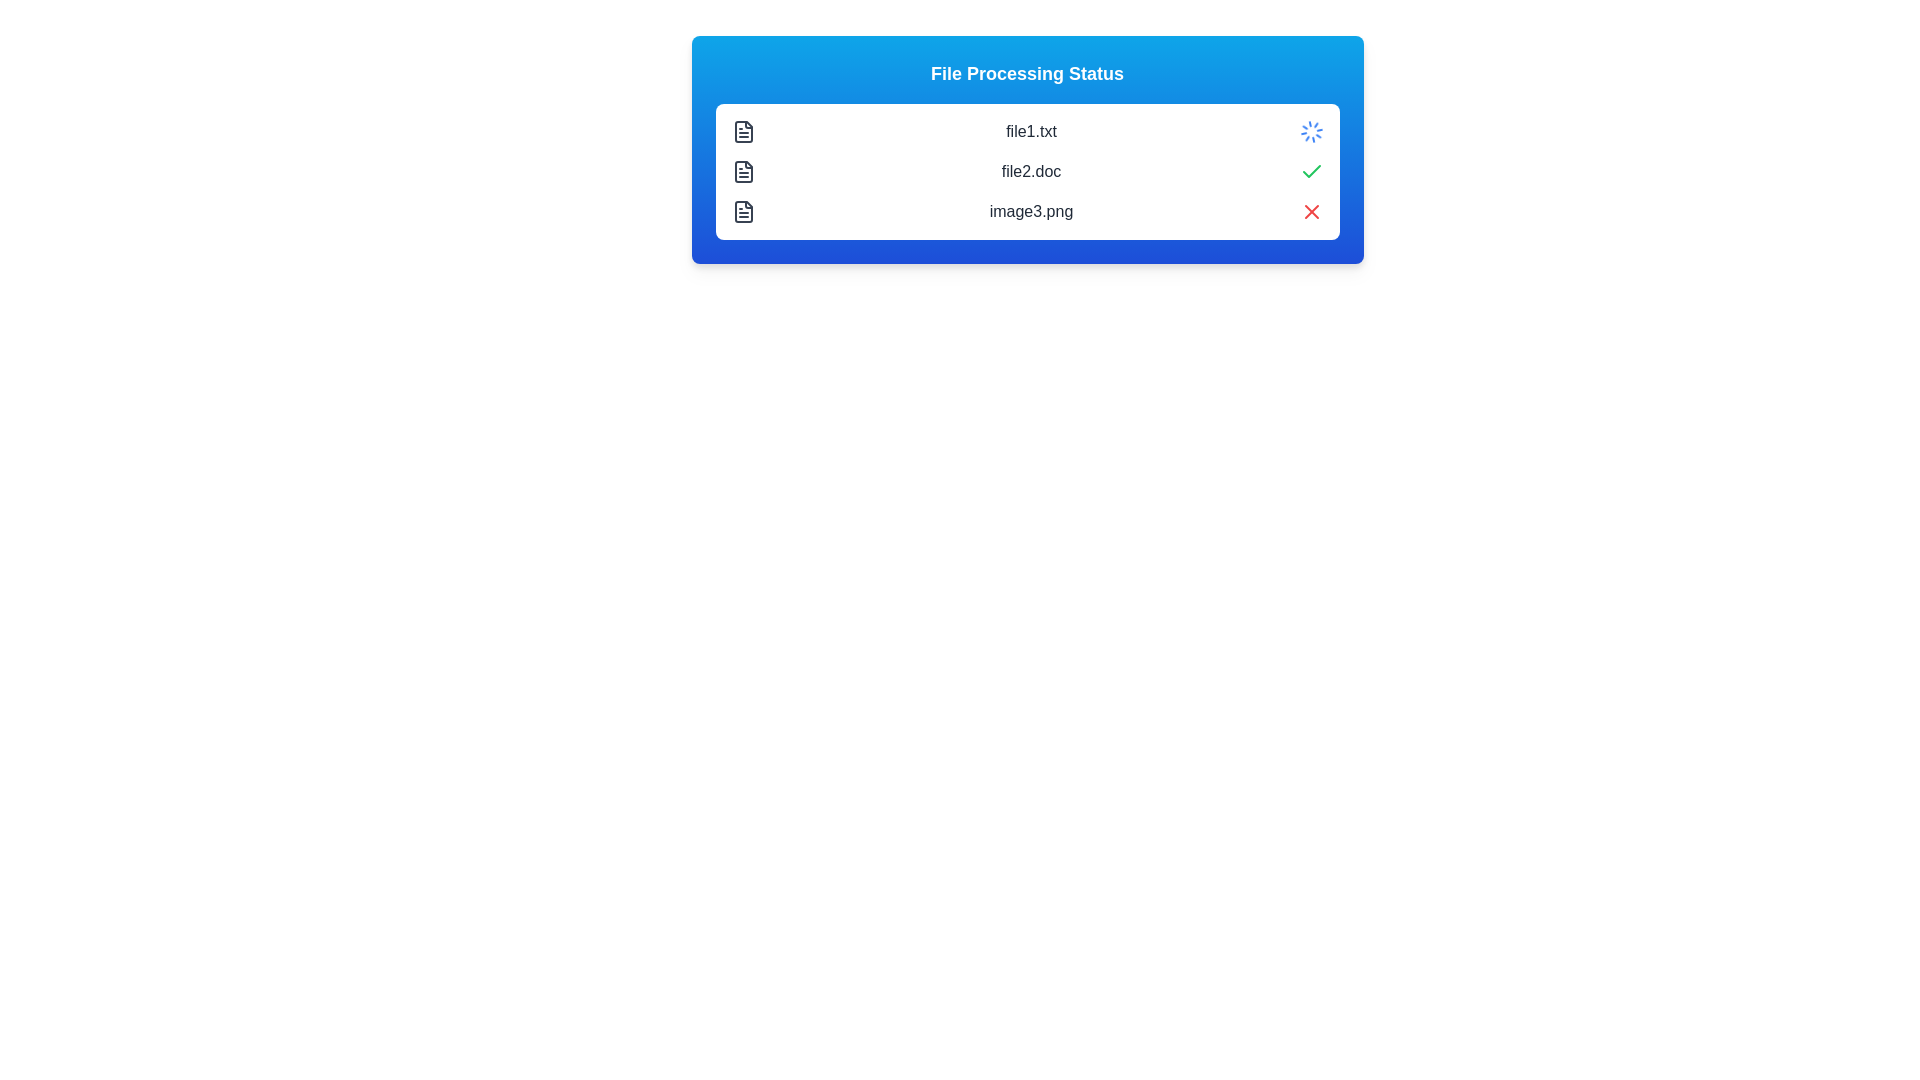 This screenshot has height=1080, width=1920. Describe the element at coordinates (1311, 170) in the screenshot. I see `the success icon located to the right of 'file1.txt' in the 'File Processing Status' component` at that location.